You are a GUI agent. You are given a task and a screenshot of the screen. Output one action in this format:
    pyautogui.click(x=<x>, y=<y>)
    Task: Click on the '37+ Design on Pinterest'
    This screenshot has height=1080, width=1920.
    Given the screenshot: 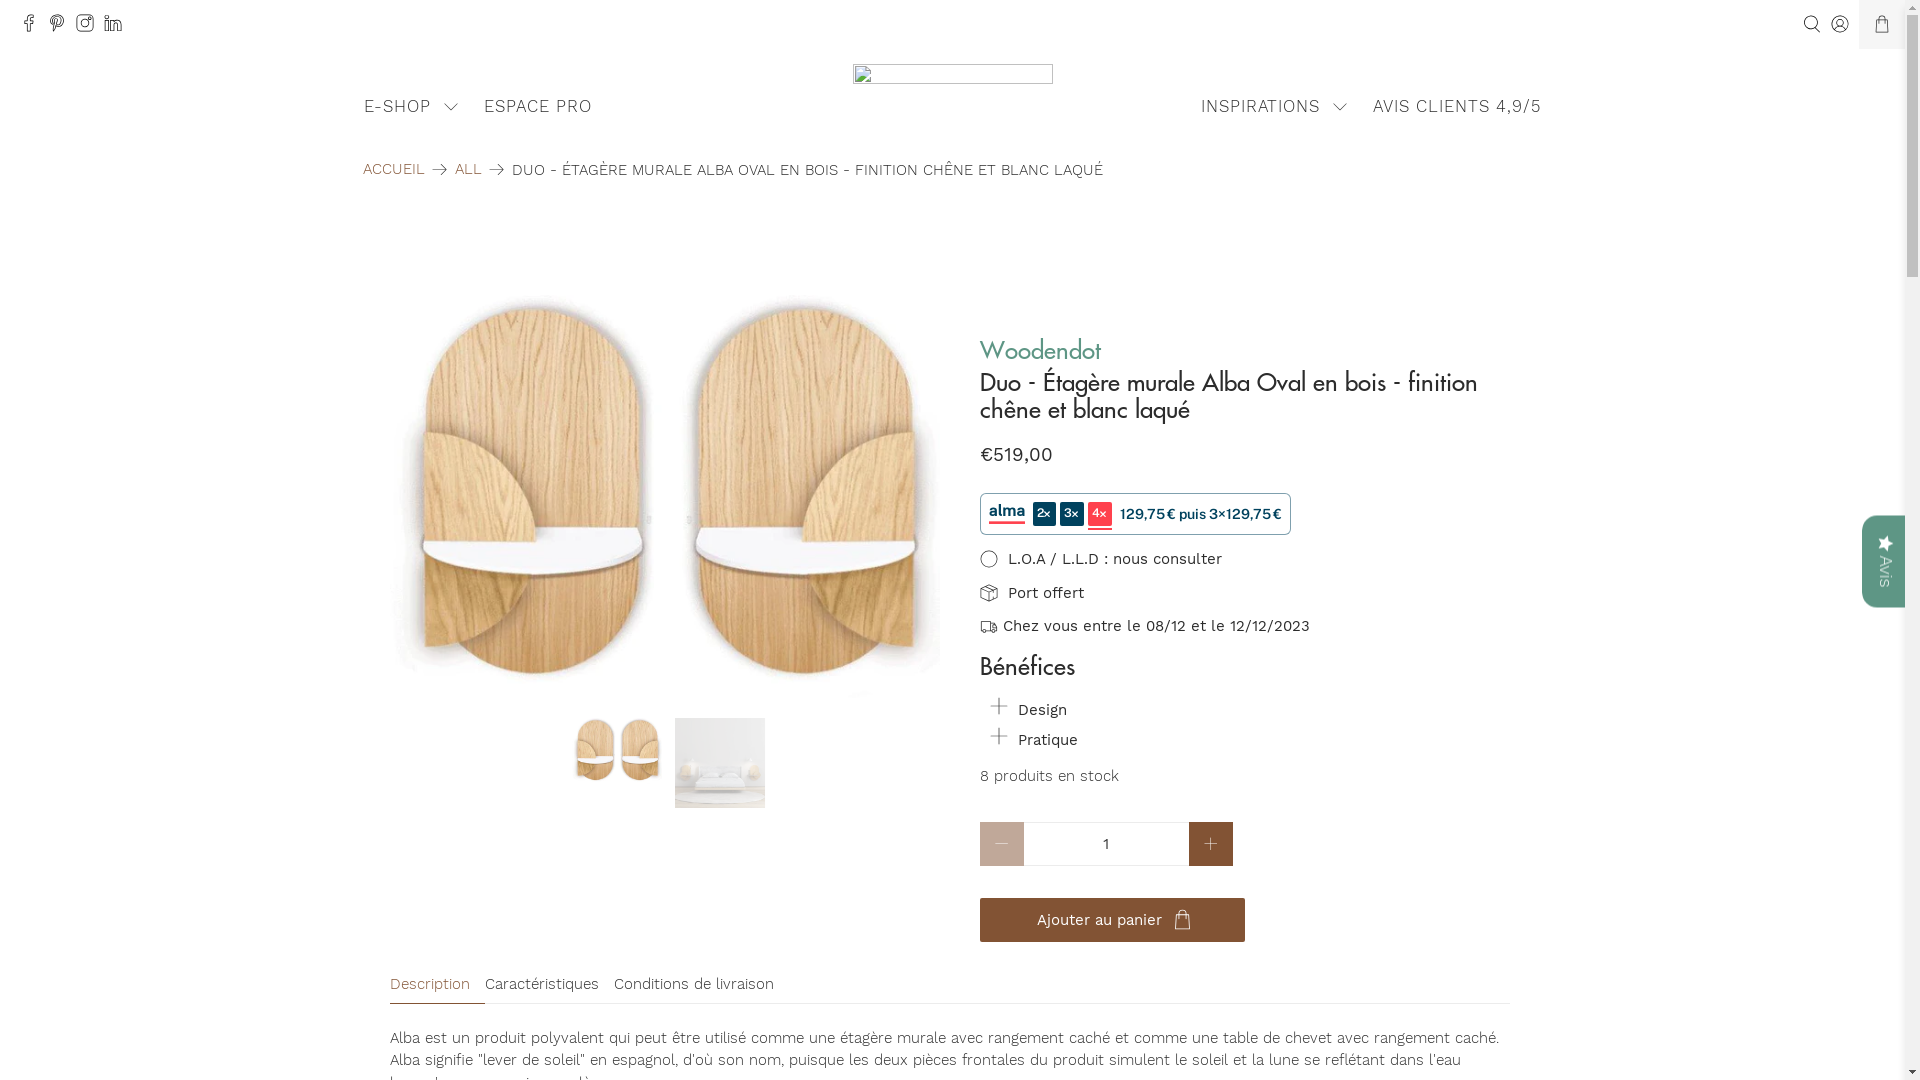 What is the action you would take?
    pyautogui.click(x=62, y=27)
    